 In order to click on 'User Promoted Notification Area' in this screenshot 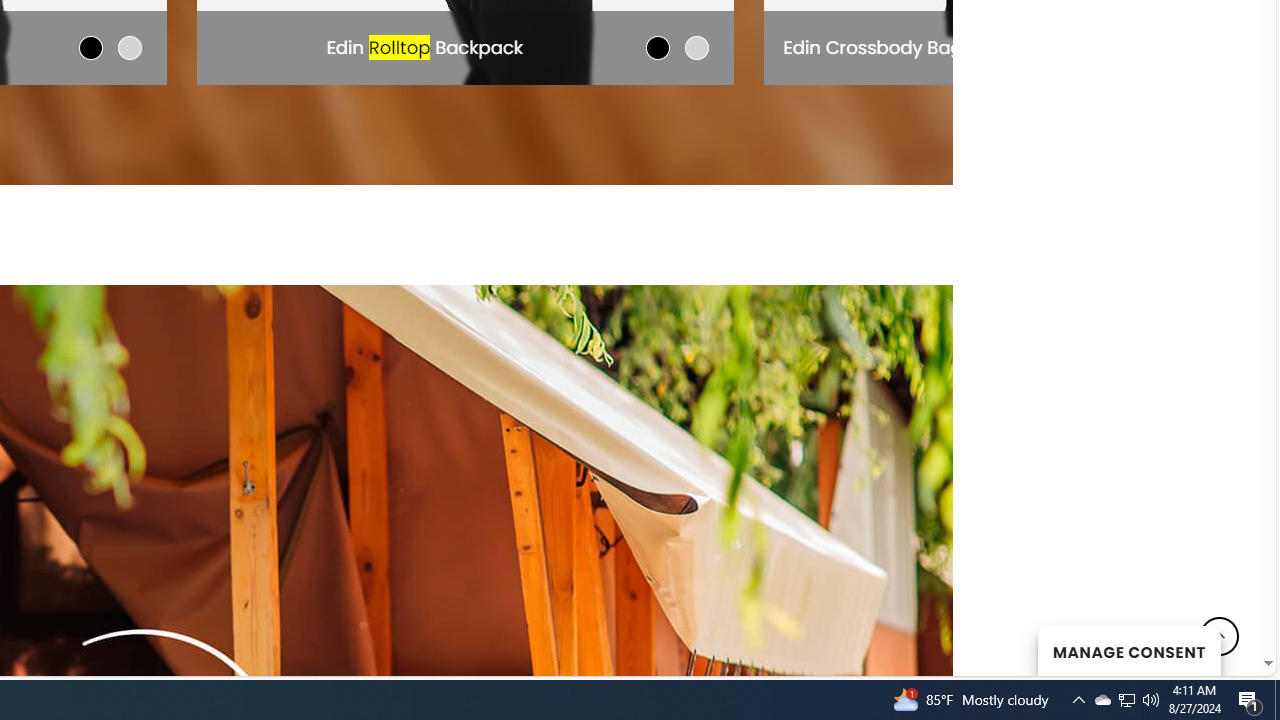, I will do `click(1127, 698)`.